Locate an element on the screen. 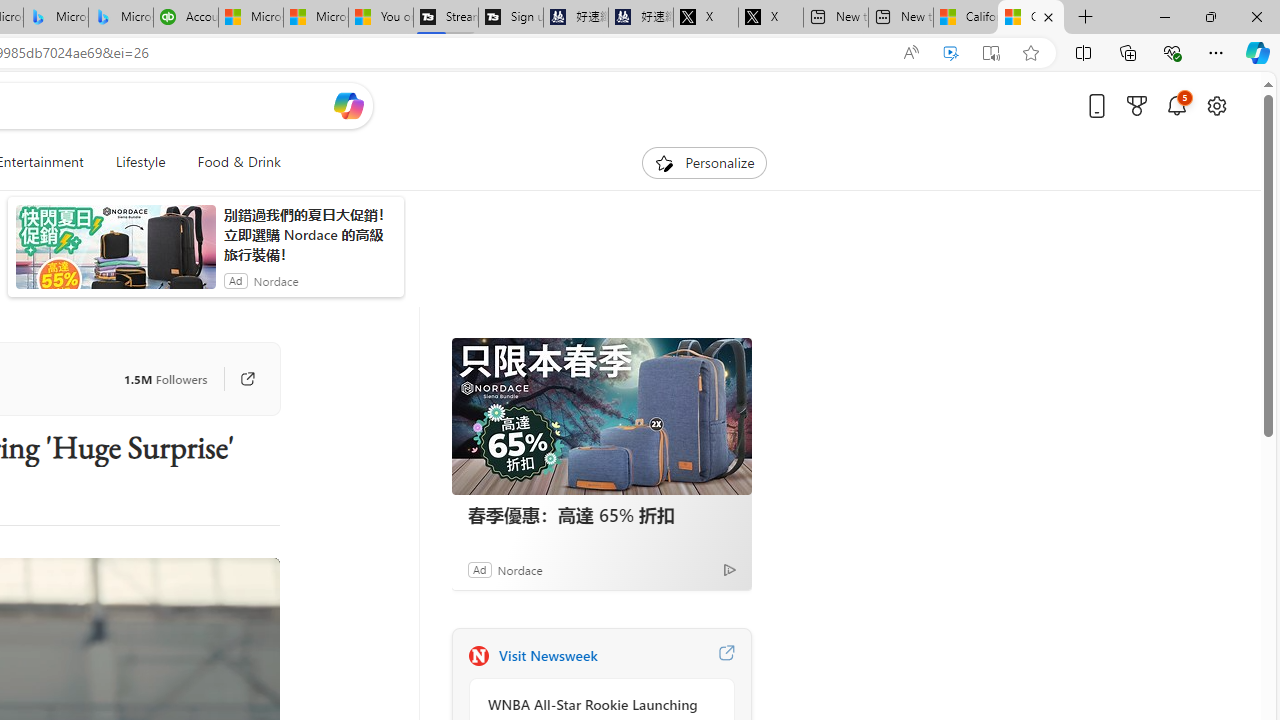 This screenshot has height=720, width=1280. 'Lifestyle' is located at coordinates (139, 162).